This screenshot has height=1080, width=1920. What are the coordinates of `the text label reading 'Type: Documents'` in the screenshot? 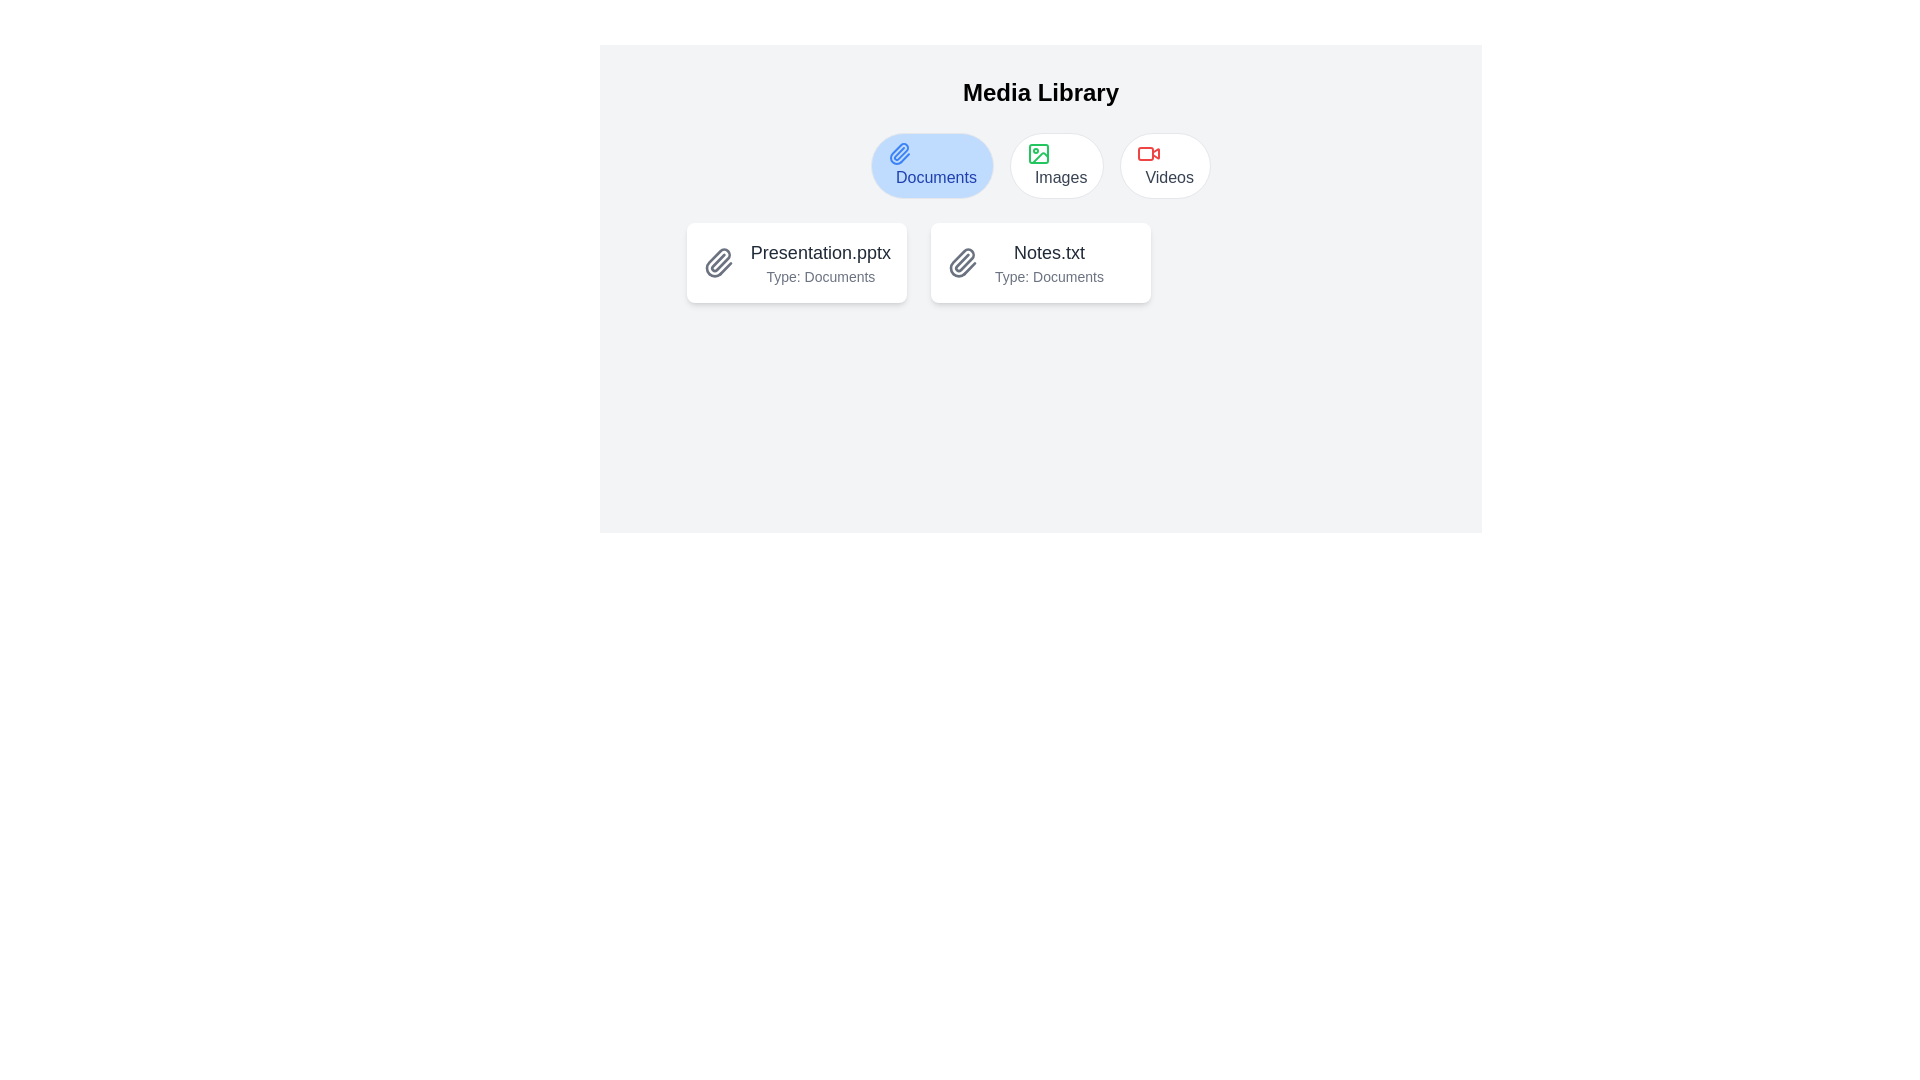 It's located at (1048, 277).